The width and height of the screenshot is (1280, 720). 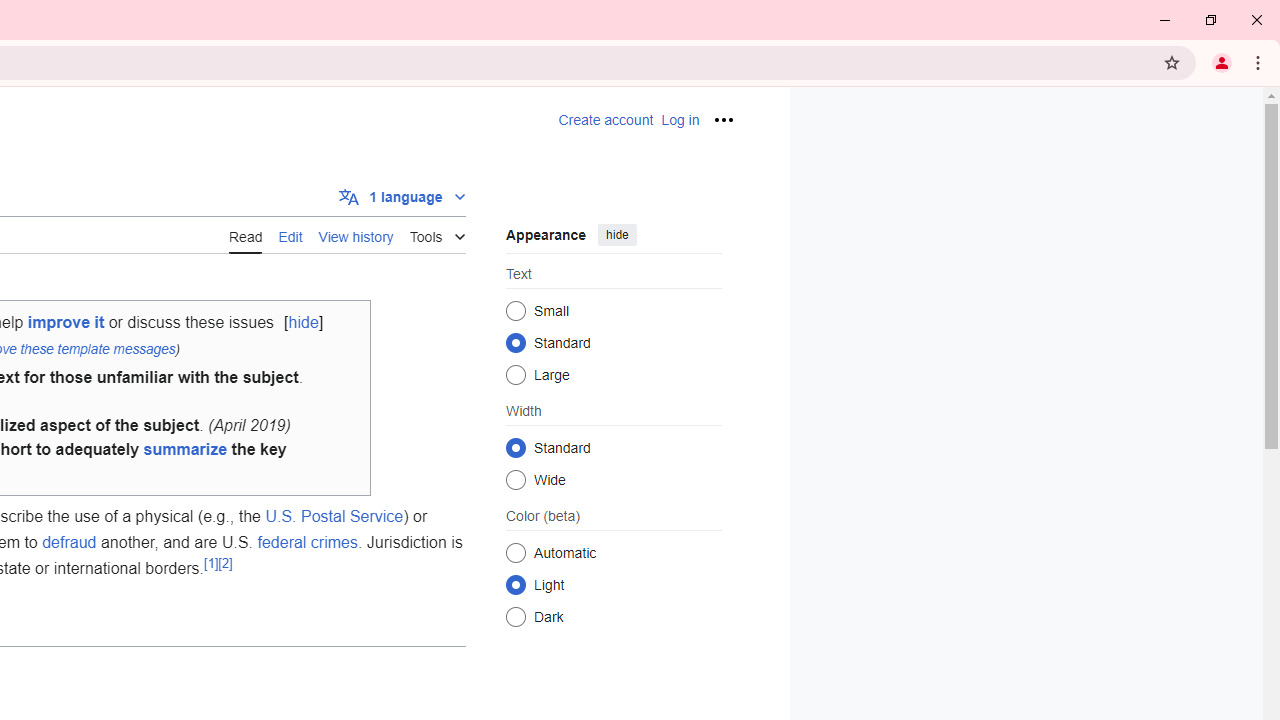 I want to click on 'Log in', so click(x=680, y=120).